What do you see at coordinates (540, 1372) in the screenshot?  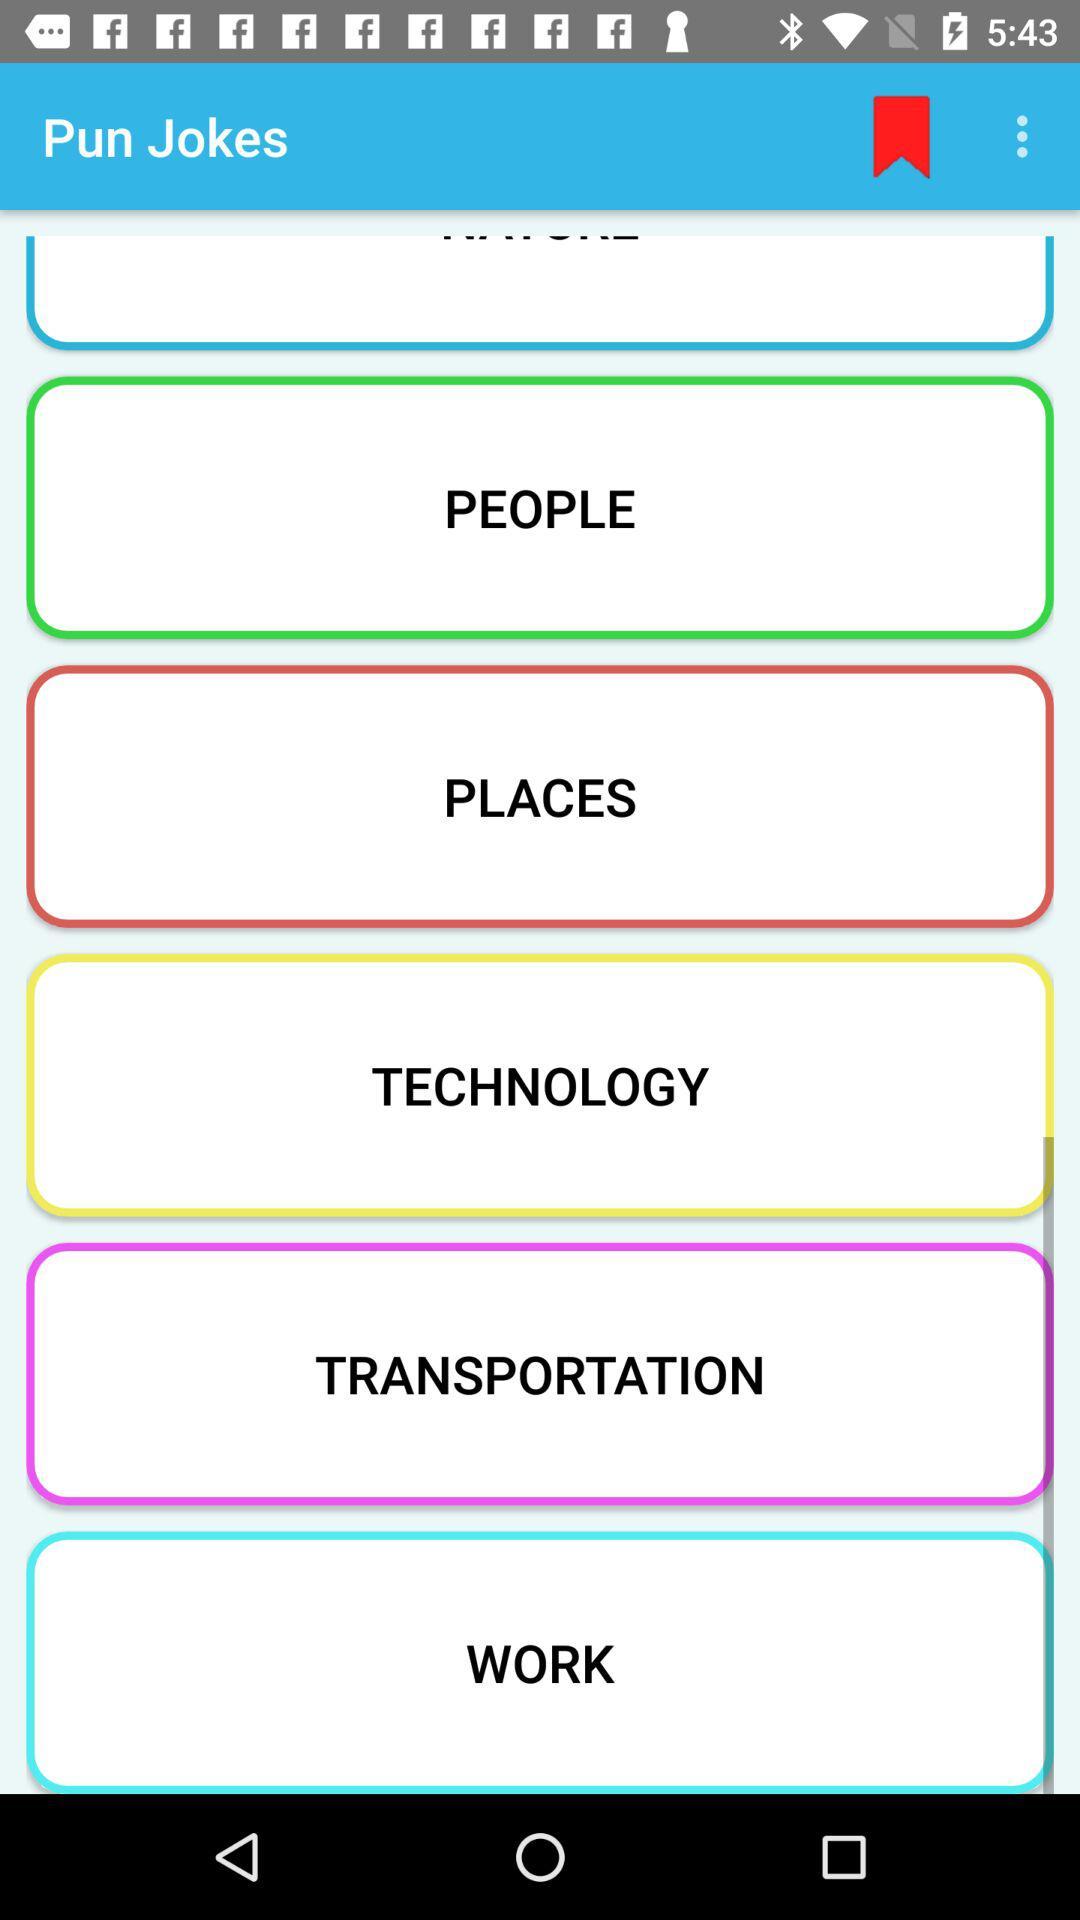 I see `the transportation` at bounding box center [540, 1372].